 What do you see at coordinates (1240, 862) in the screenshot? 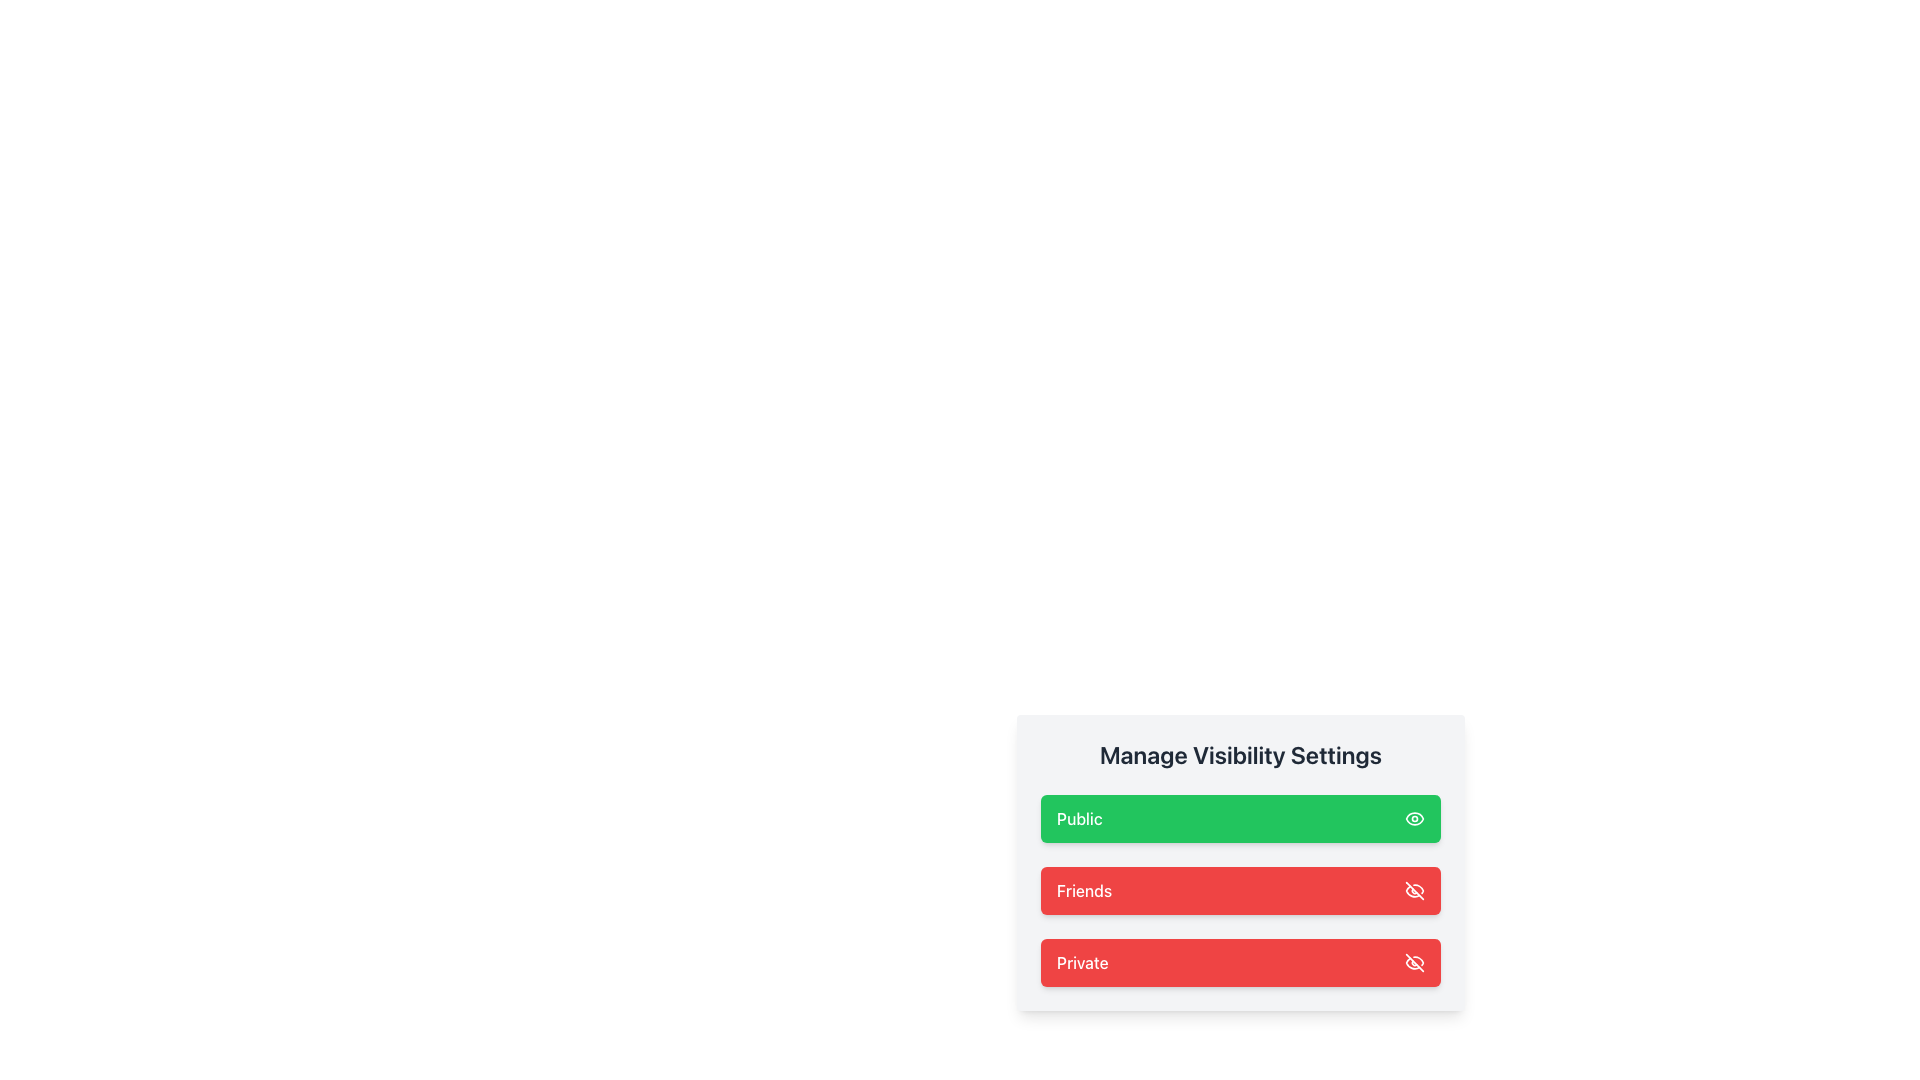
I see `the Card component for managing visibility settings, which contains three vertically arranged buttons including the 'Friends' button in the center` at bounding box center [1240, 862].